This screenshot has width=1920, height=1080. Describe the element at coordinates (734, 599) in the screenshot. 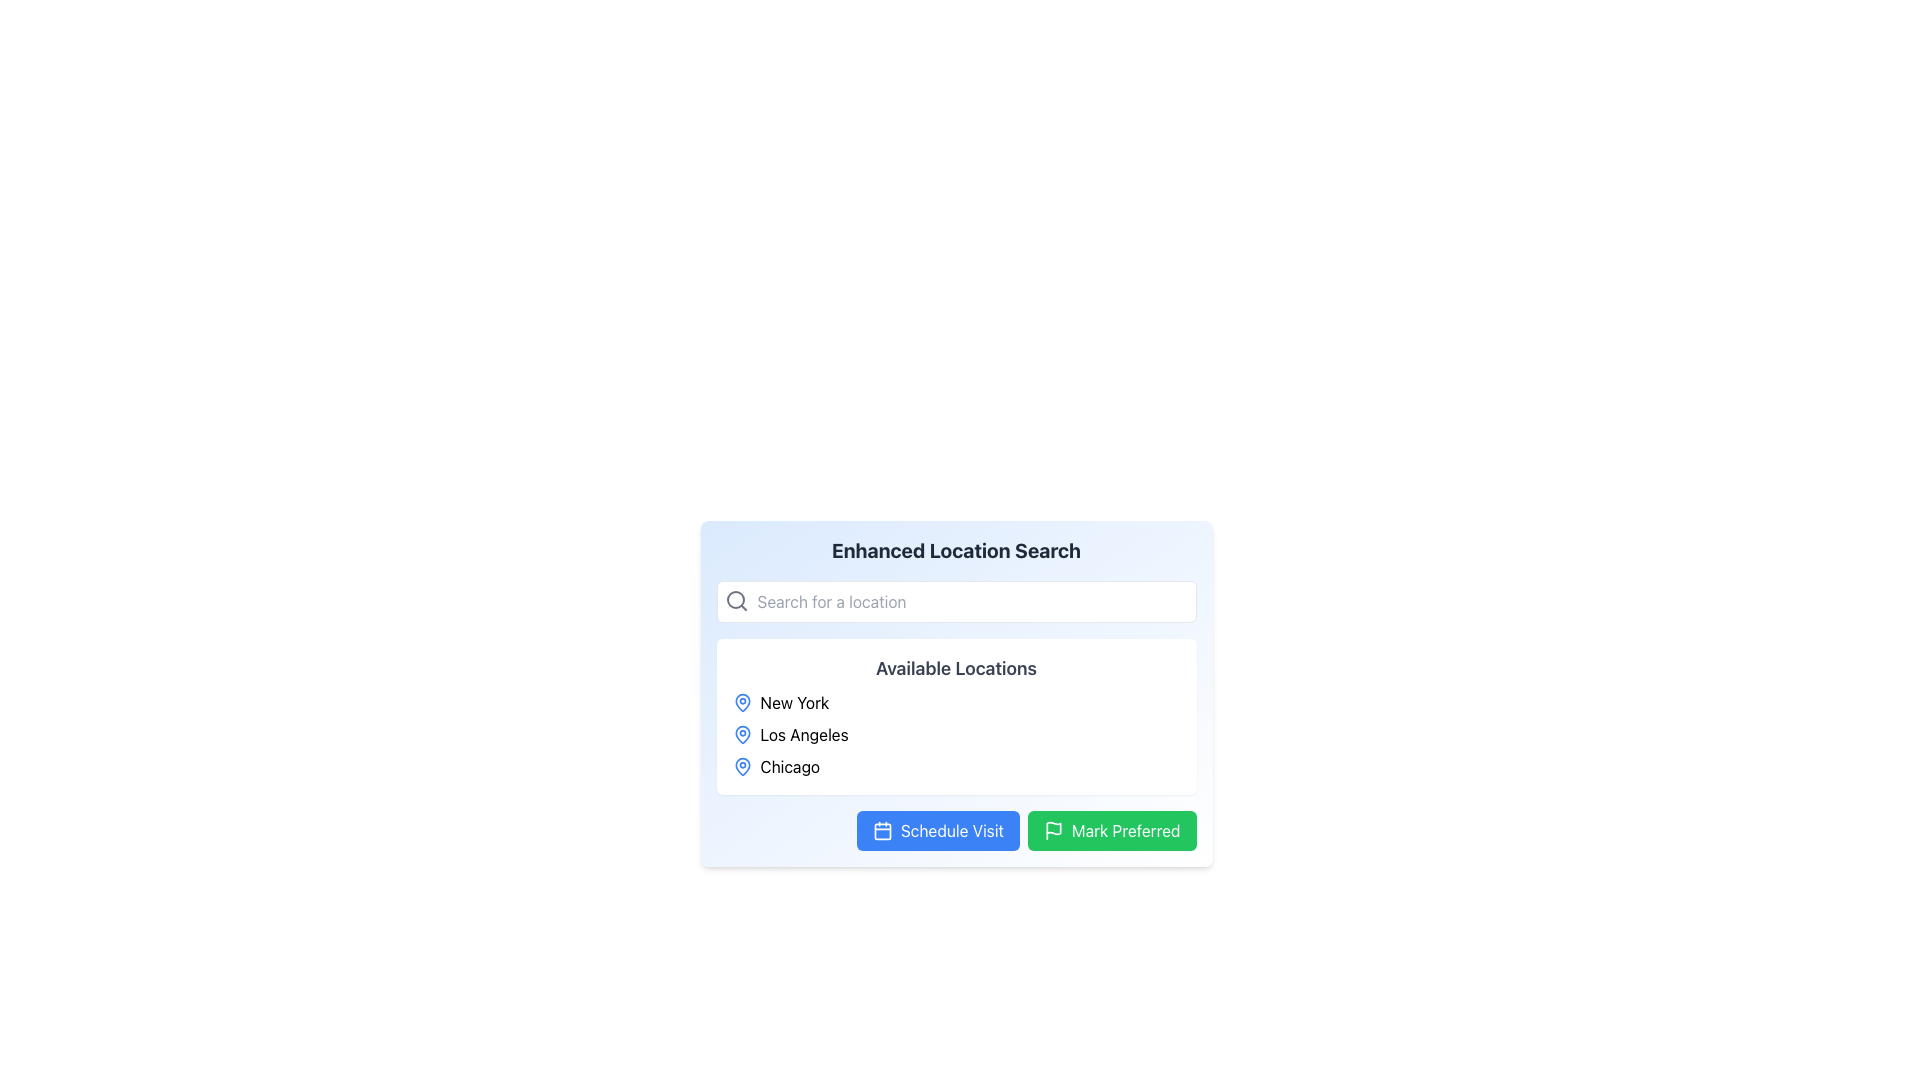

I see `the smaller inner circle of the magnifying glass icon located in the lower-left area of the search bar within the 'Enhanced Location Search' section` at that location.